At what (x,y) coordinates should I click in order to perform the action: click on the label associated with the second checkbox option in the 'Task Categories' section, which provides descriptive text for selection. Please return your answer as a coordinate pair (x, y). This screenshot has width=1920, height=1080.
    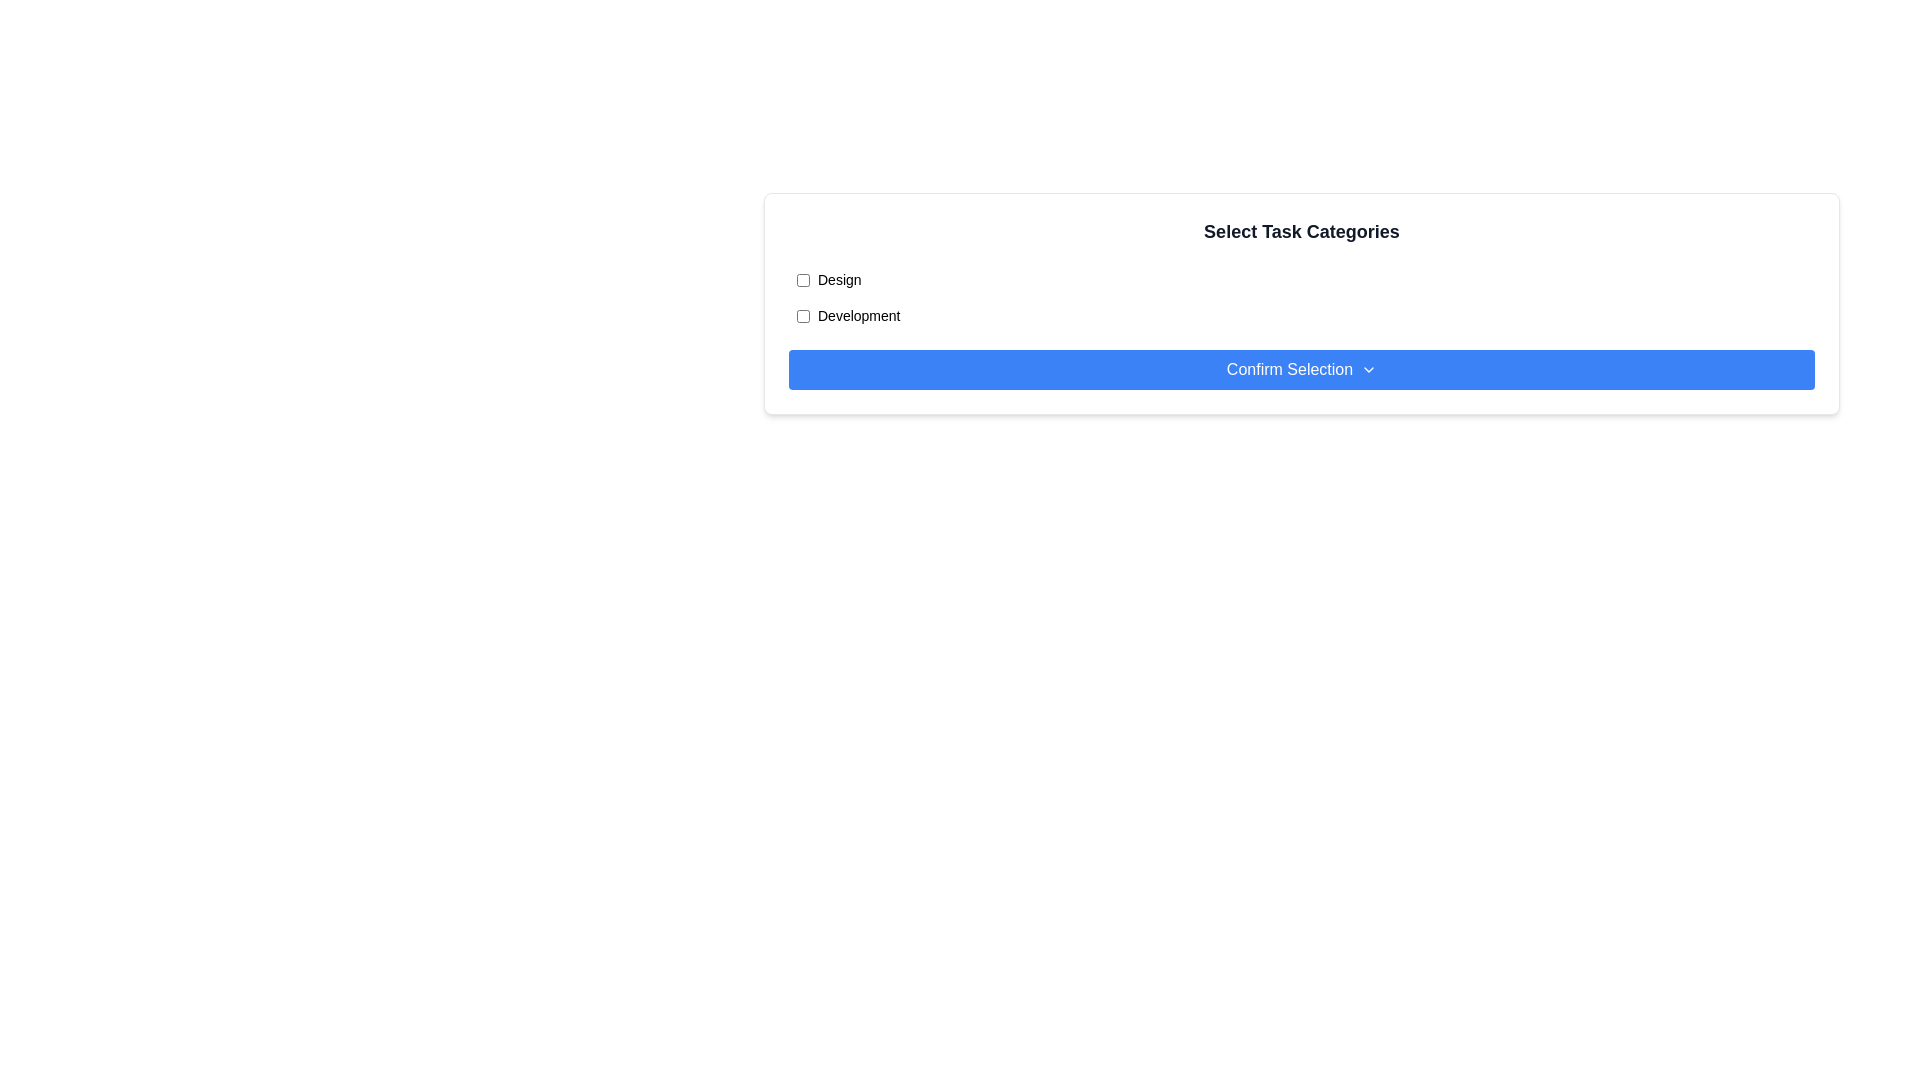
    Looking at the image, I should click on (859, 315).